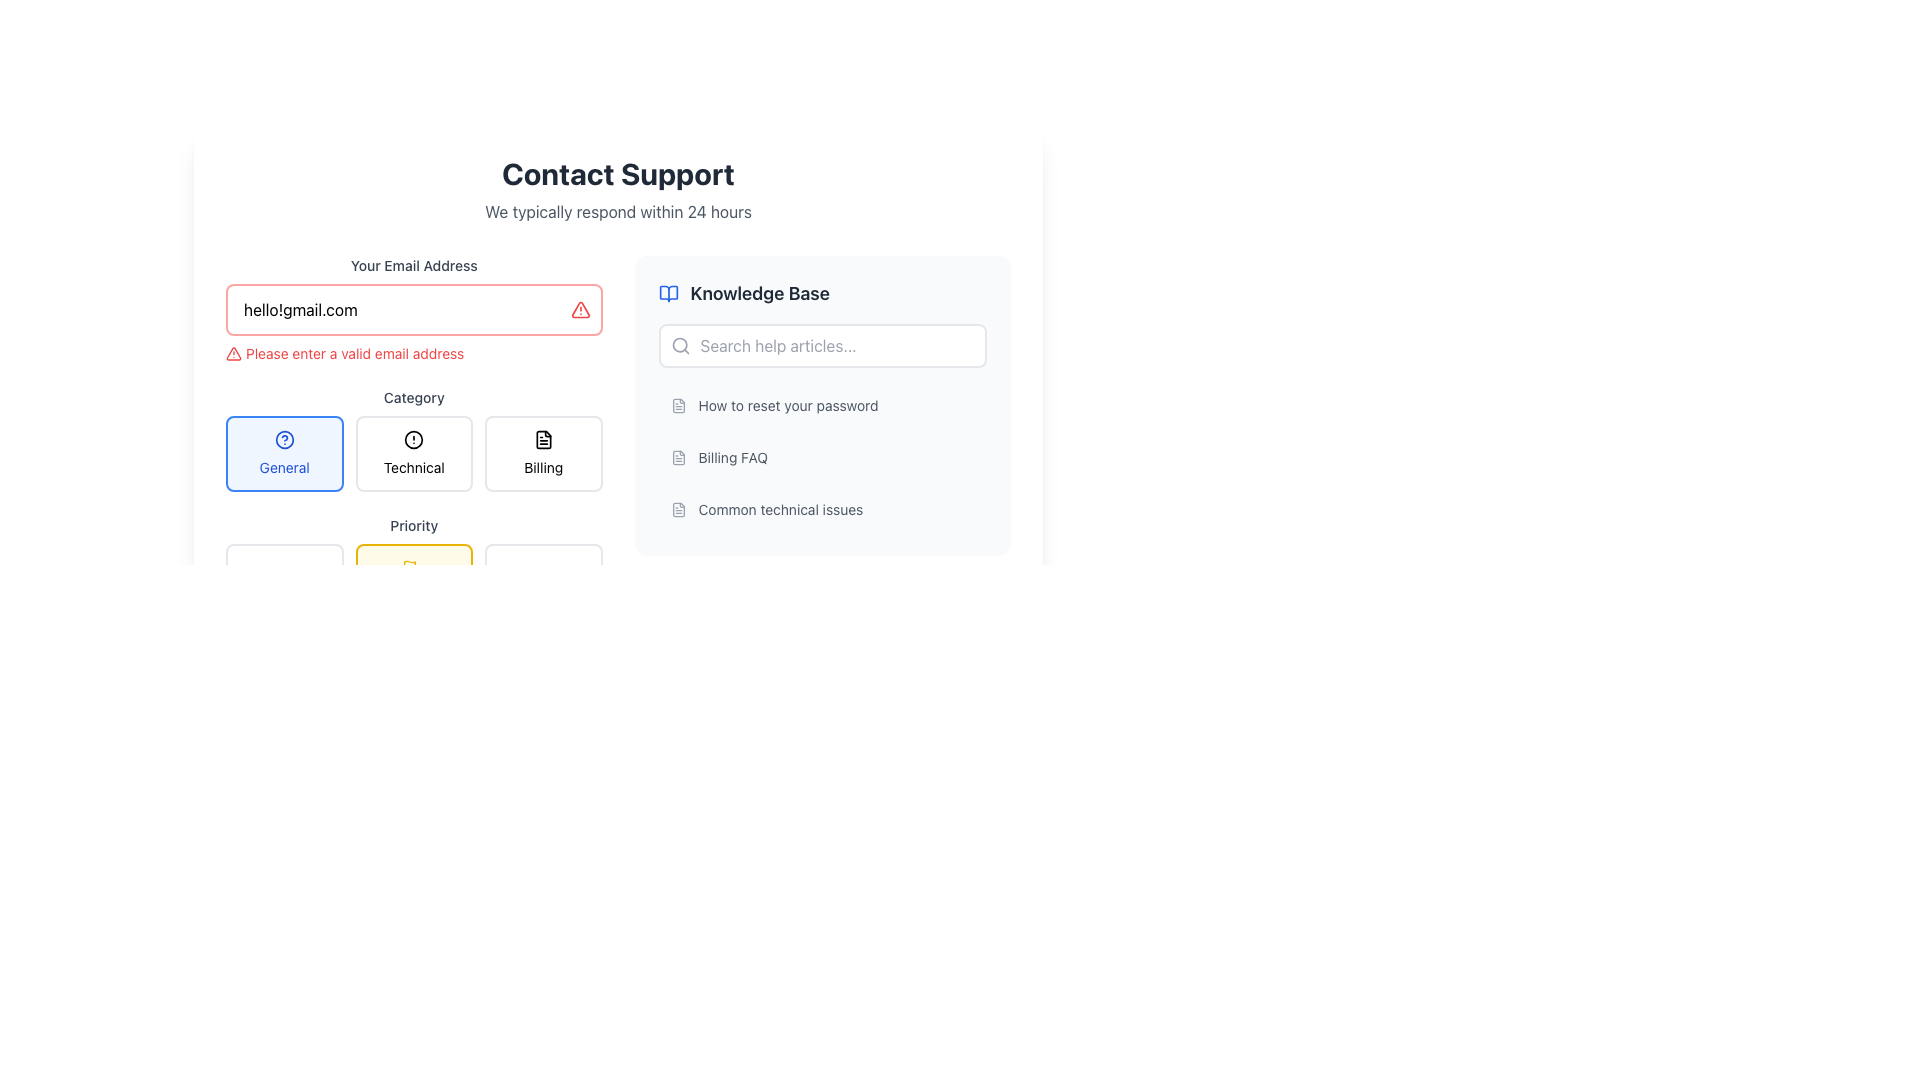 The height and width of the screenshot is (1080, 1920). I want to click on text displayed on the 'General' text label, which serves as a label for the selectable 'General' category button located in the 'Category' section below the email input field, so click(283, 467).